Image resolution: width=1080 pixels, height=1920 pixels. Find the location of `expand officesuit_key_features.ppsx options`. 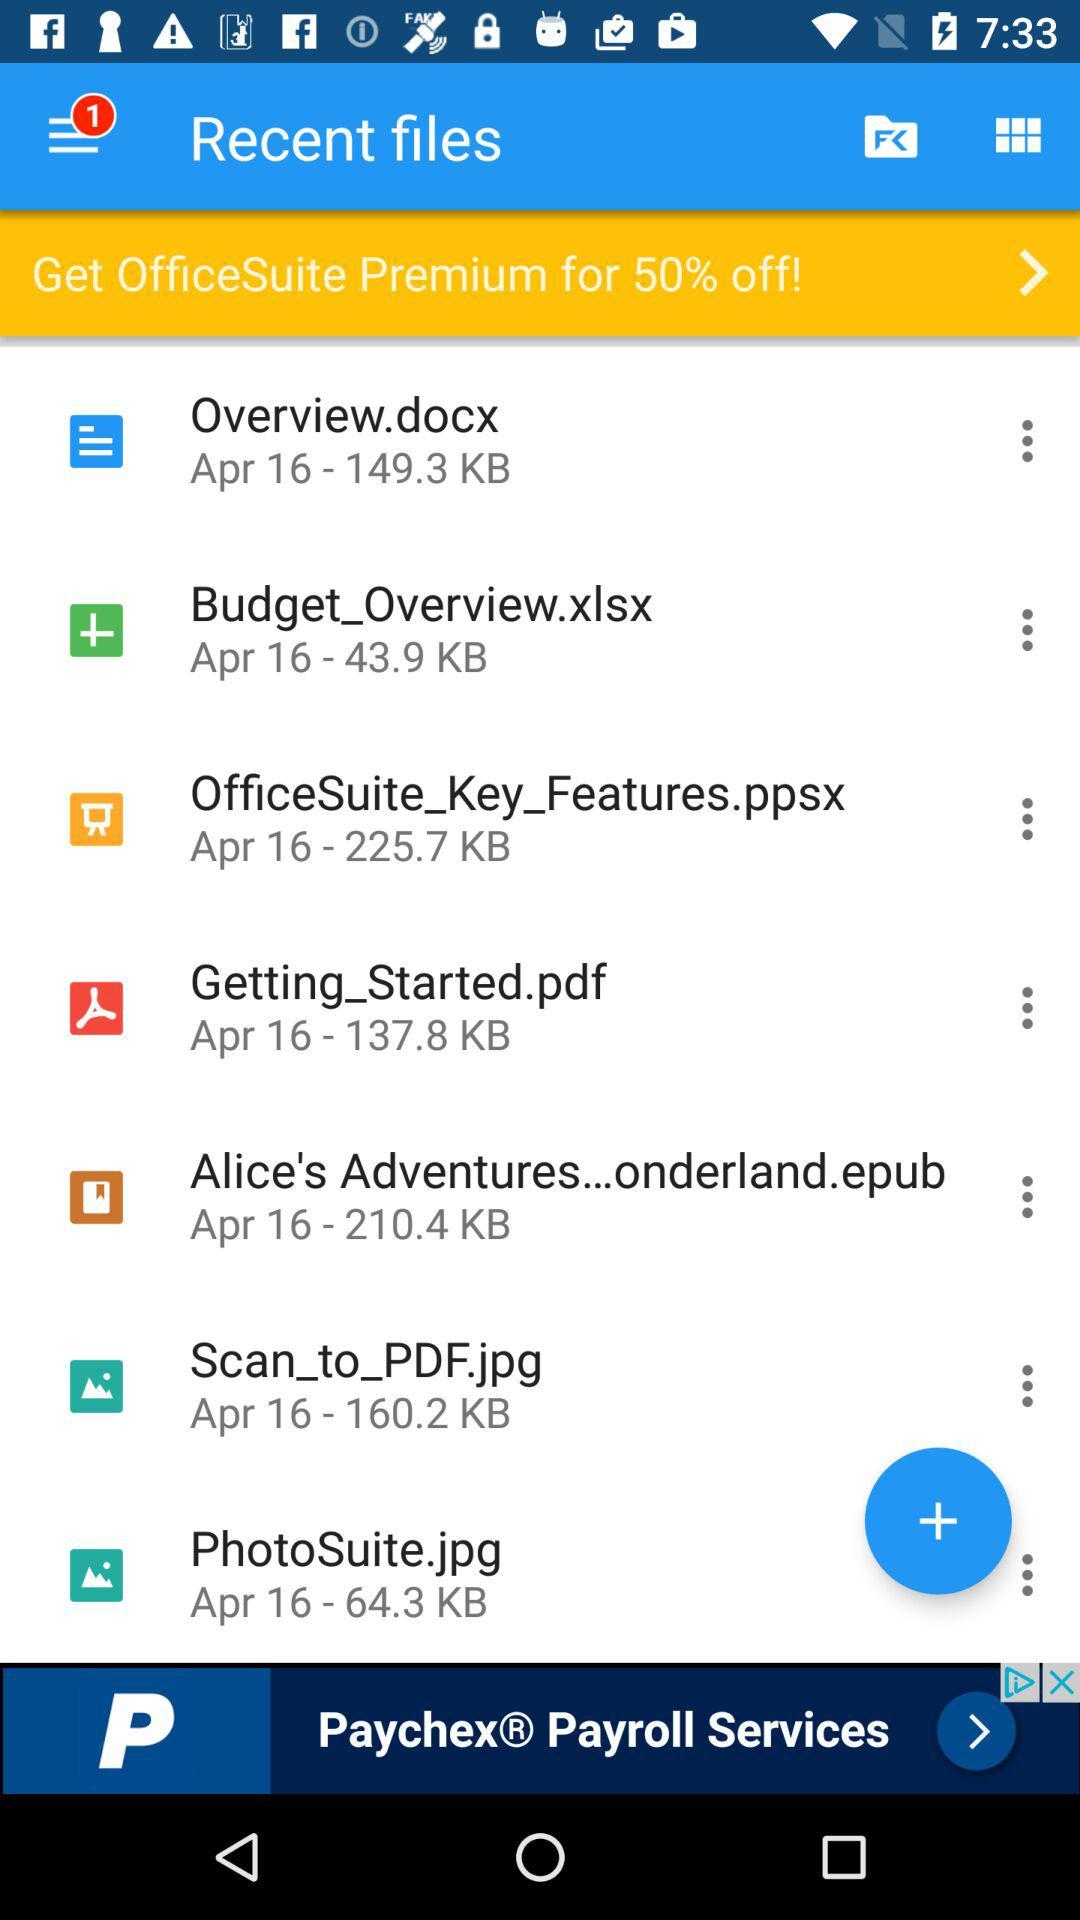

expand officesuit_key_features.ppsx options is located at coordinates (1027, 819).